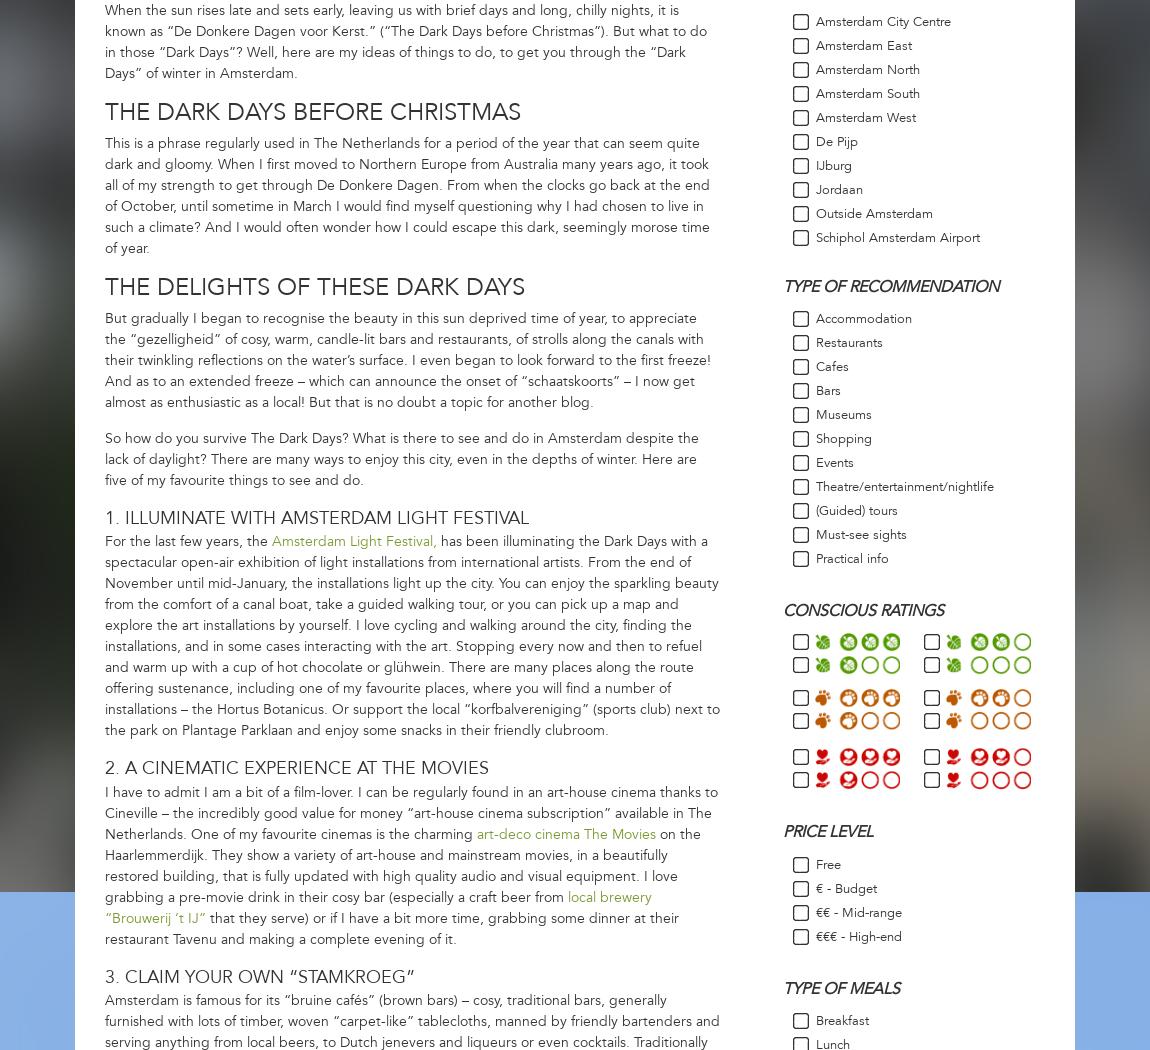 This screenshot has height=1050, width=1150. I want to click on 'For the last few years, the', so click(187, 541).